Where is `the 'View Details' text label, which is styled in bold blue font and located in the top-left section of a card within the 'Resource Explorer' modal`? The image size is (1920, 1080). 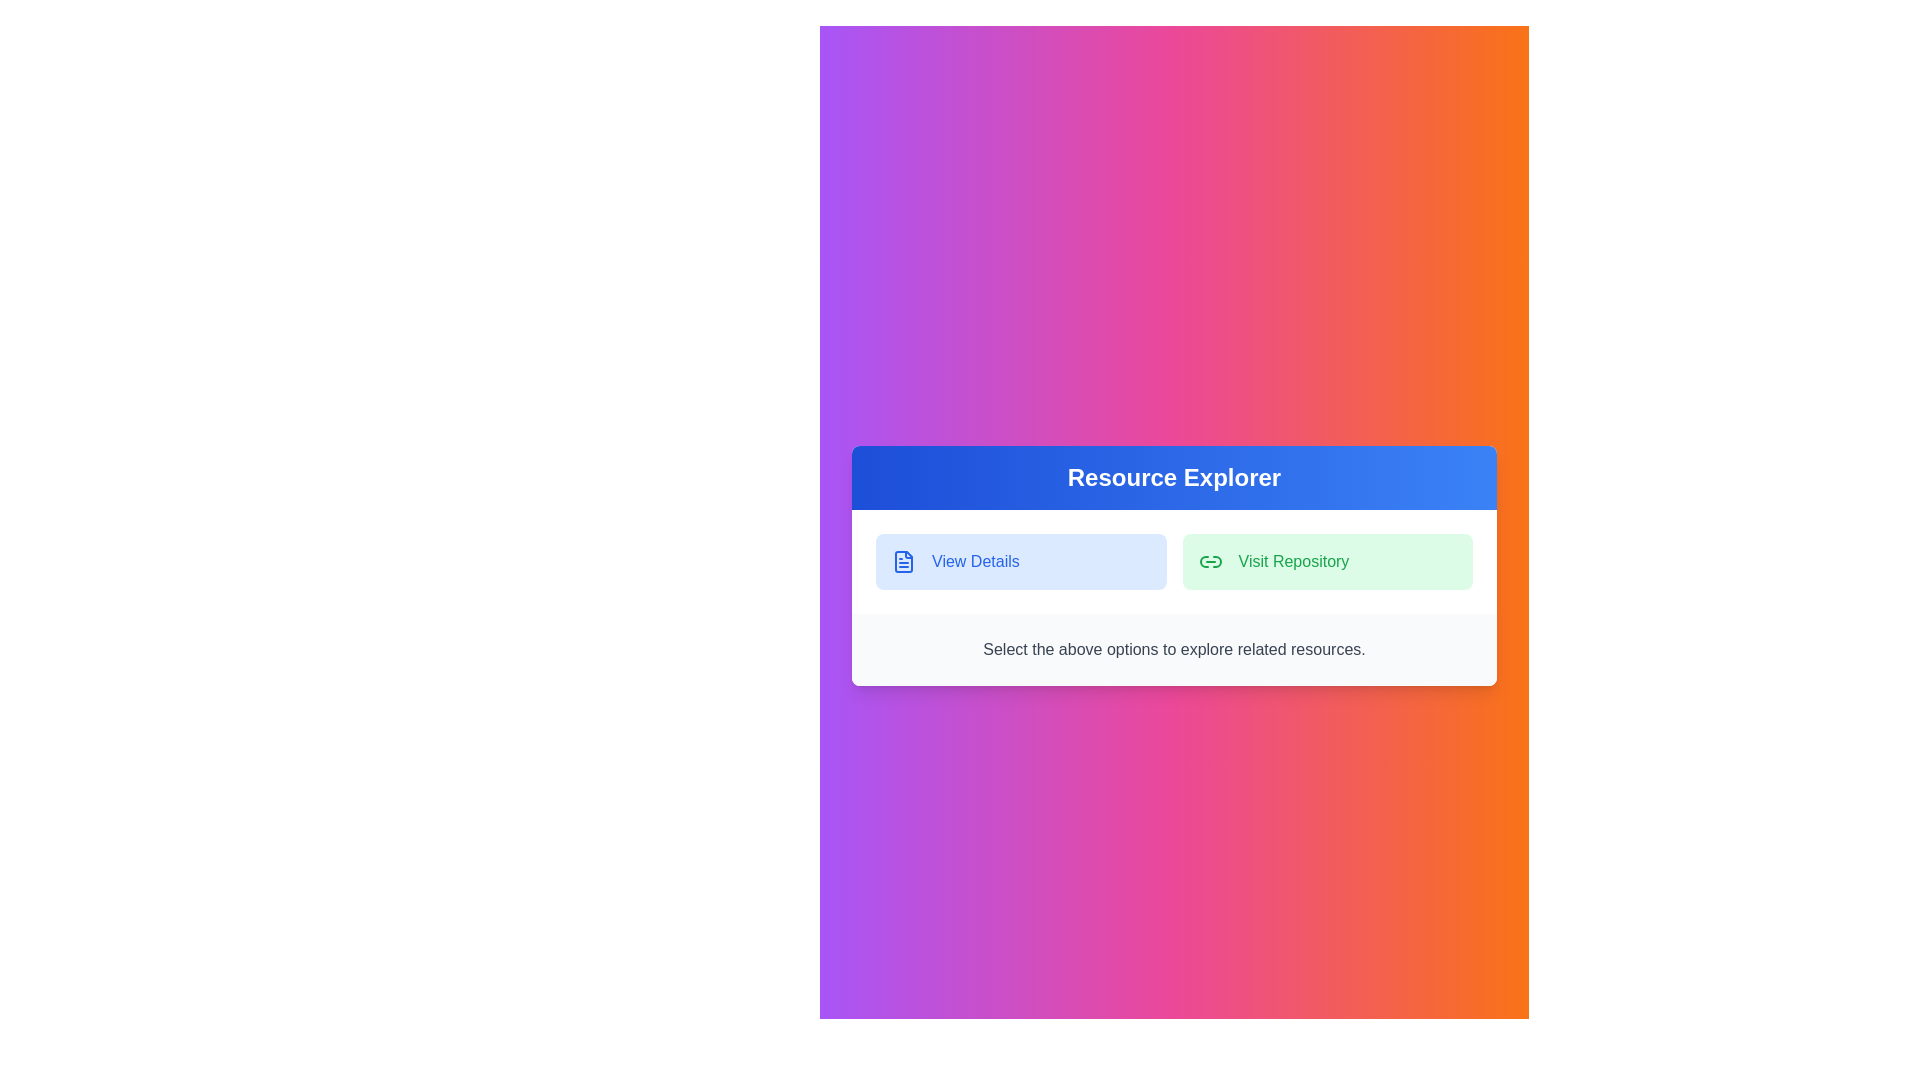
the 'View Details' text label, which is styled in bold blue font and located in the top-left section of a card within the 'Resource Explorer' modal is located at coordinates (975, 562).